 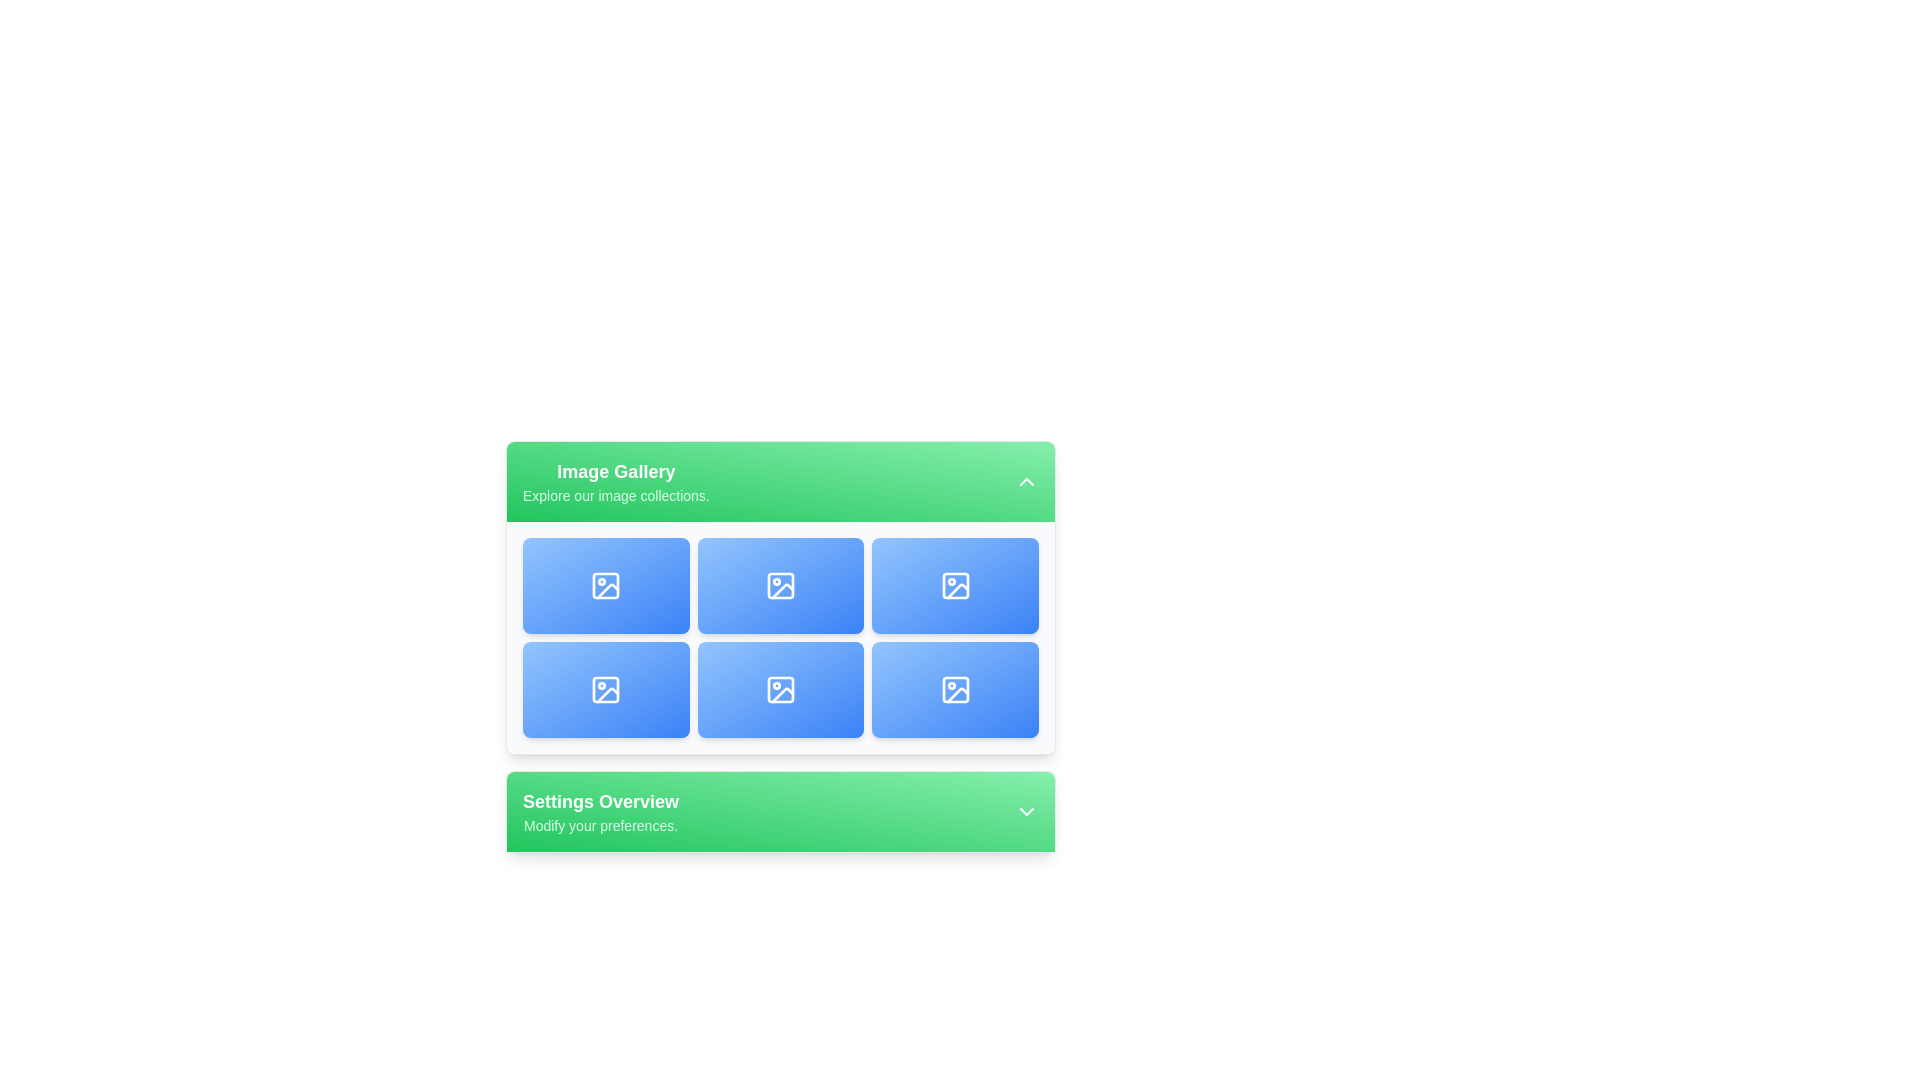 What do you see at coordinates (954, 585) in the screenshot?
I see `the Image Icon located in the bottom row, third column of the 'Image Gallery' section` at bounding box center [954, 585].